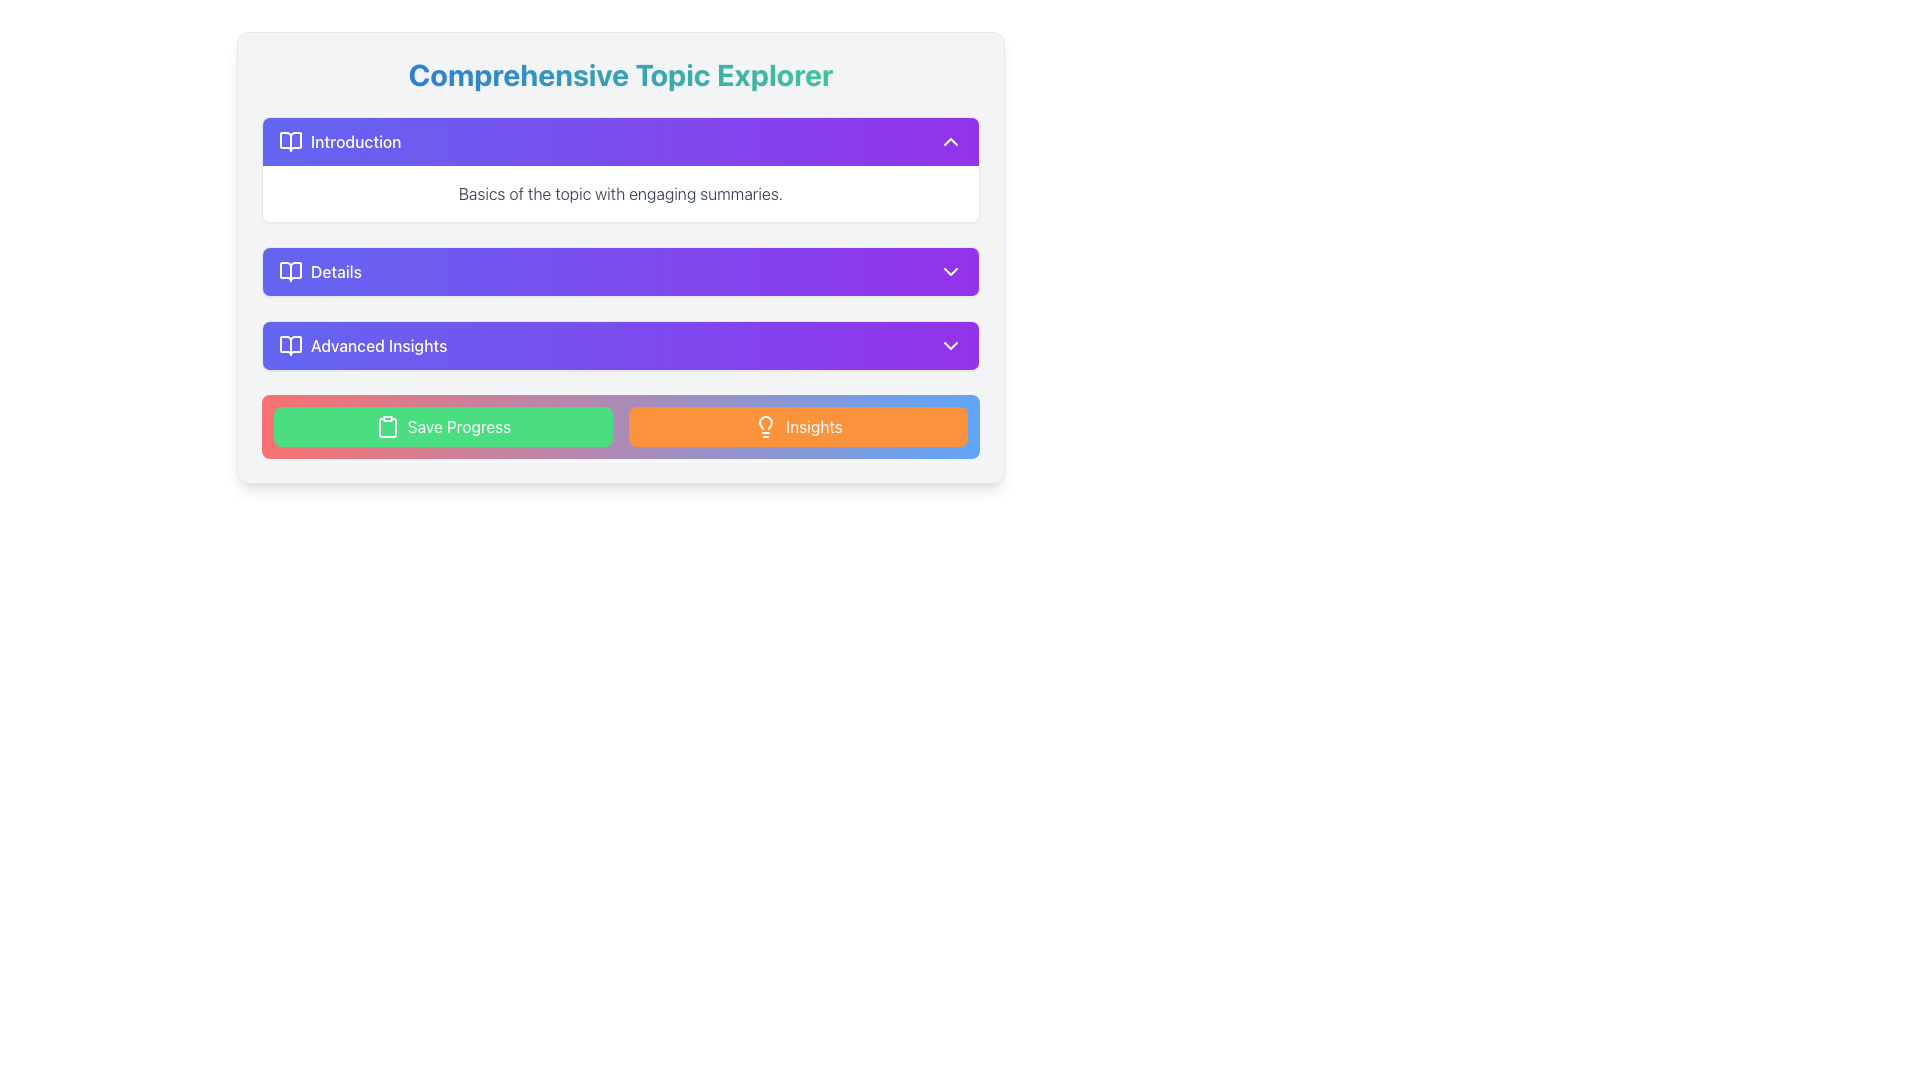  I want to click on the button with an icon and label, so click(320, 272).